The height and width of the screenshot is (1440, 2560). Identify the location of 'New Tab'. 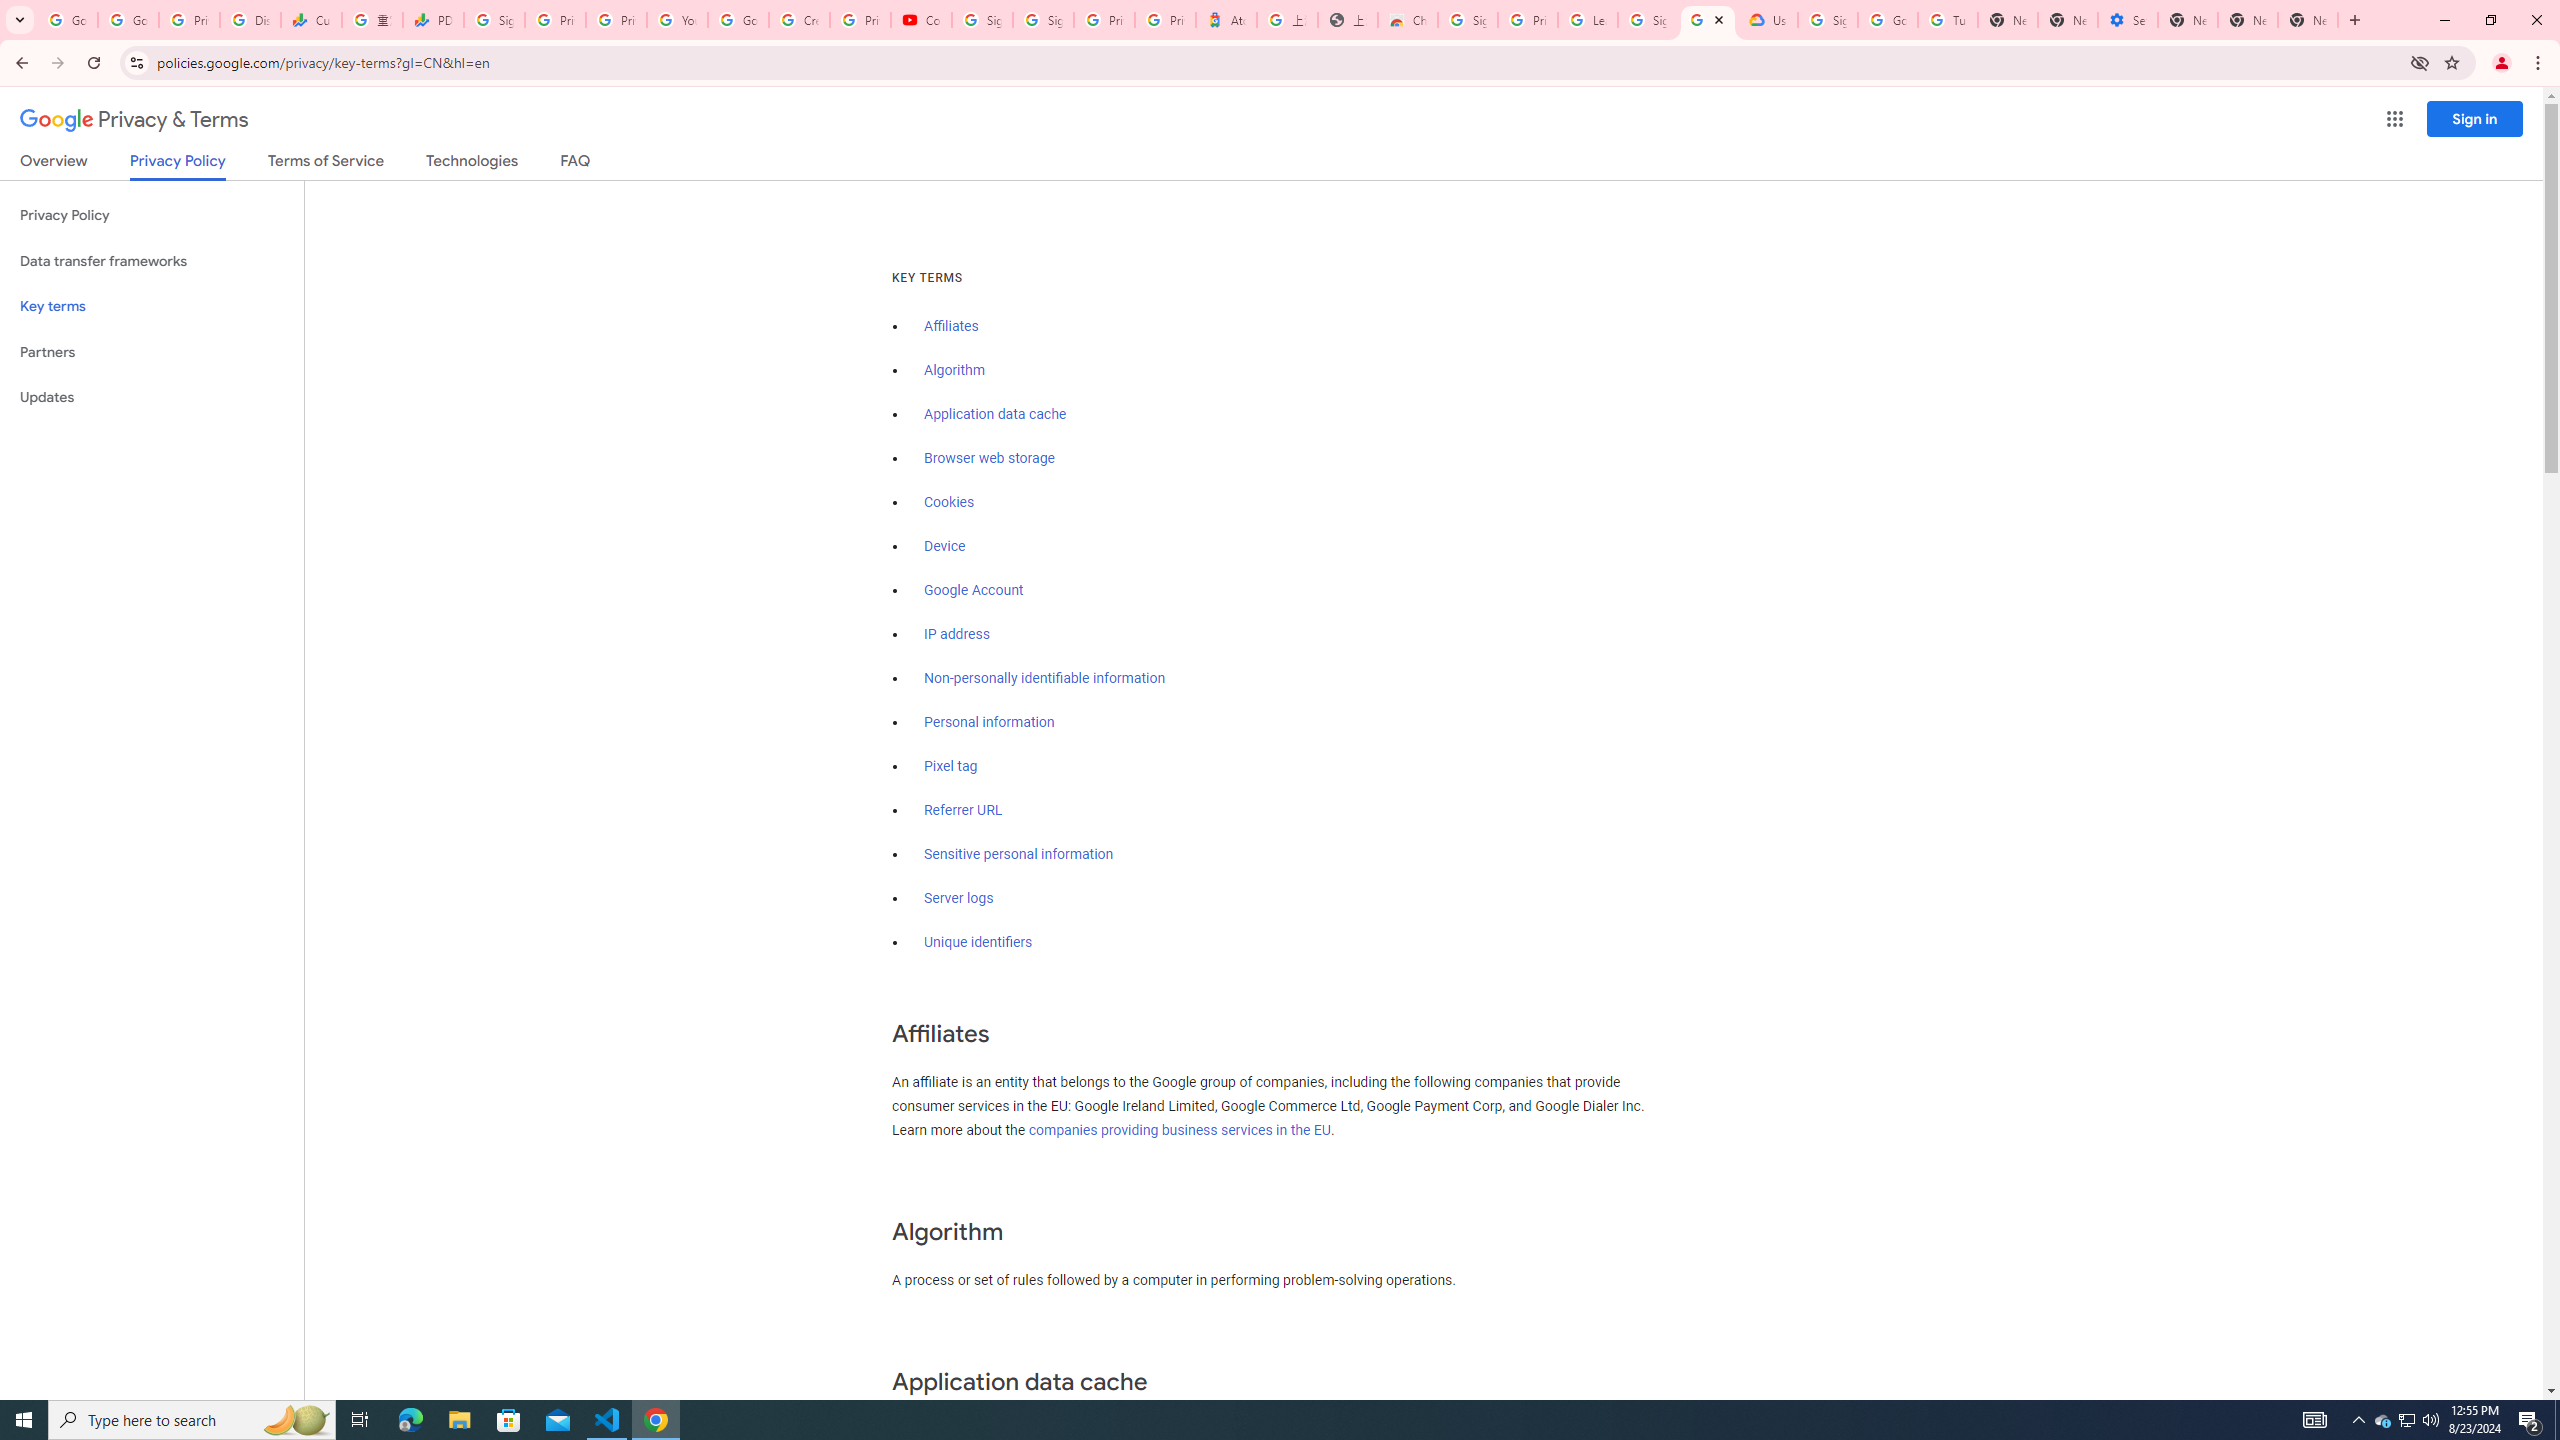
(2186, 19).